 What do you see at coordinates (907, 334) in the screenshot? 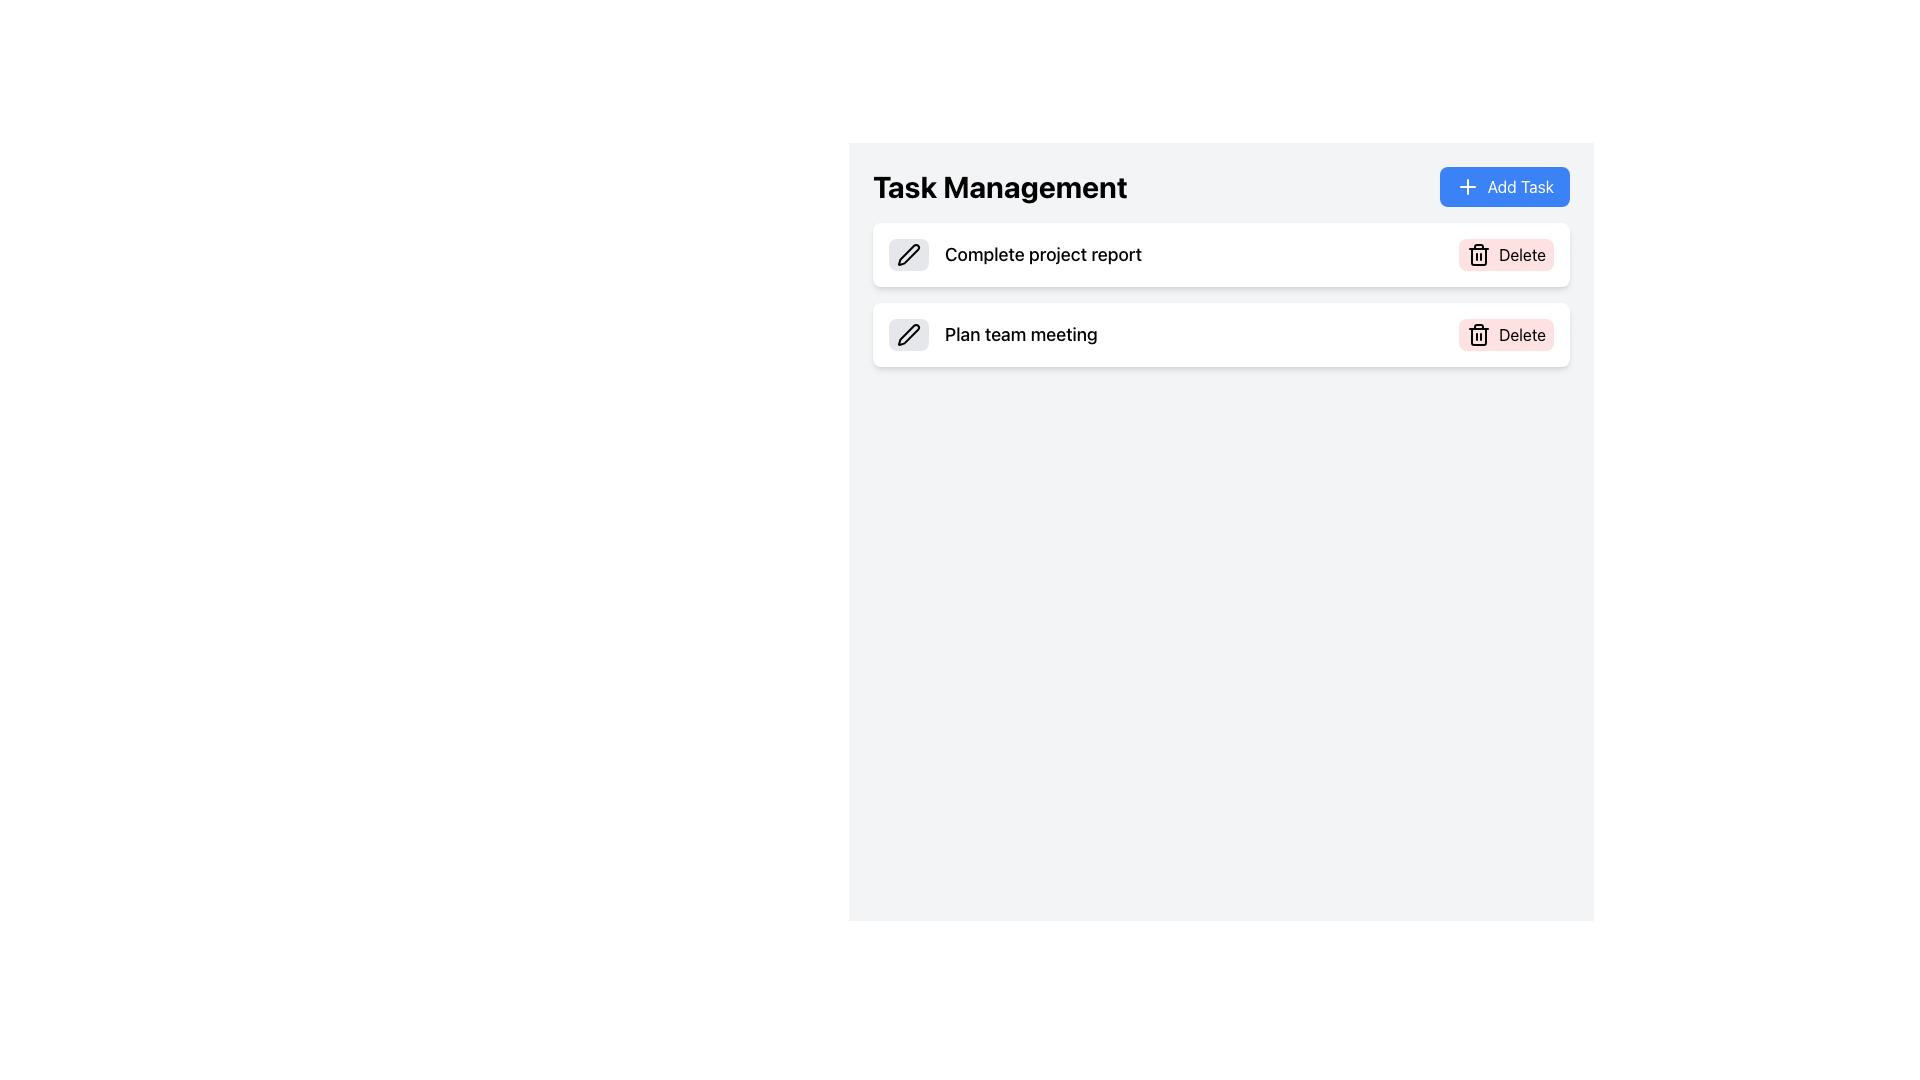
I see `the button with a pen icon that changes color from light gray to blue, located in the second row under the 'Task Management' heading` at bounding box center [907, 334].